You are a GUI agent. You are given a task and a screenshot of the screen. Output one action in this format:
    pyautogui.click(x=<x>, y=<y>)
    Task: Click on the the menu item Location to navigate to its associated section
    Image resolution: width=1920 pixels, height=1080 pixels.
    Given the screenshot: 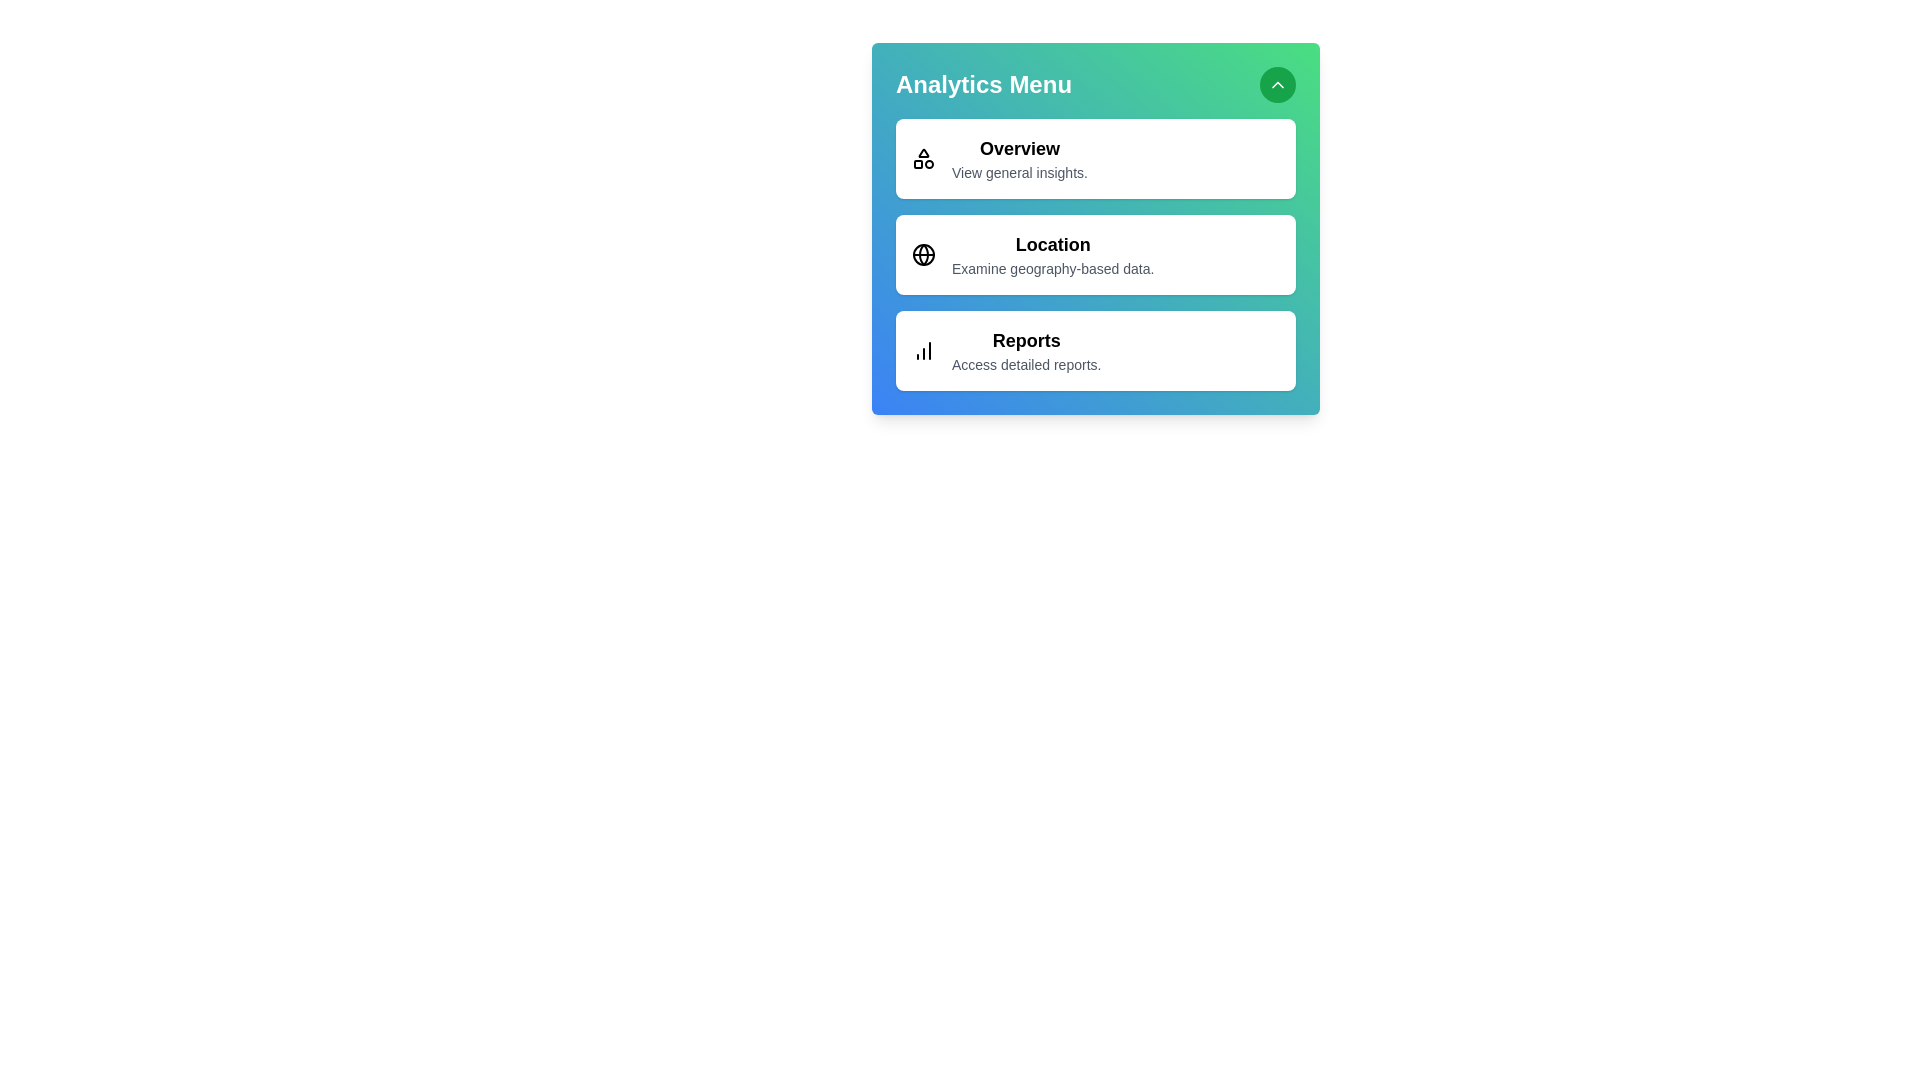 What is the action you would take?
    pyautogui.click(x=1094, y=253)
    